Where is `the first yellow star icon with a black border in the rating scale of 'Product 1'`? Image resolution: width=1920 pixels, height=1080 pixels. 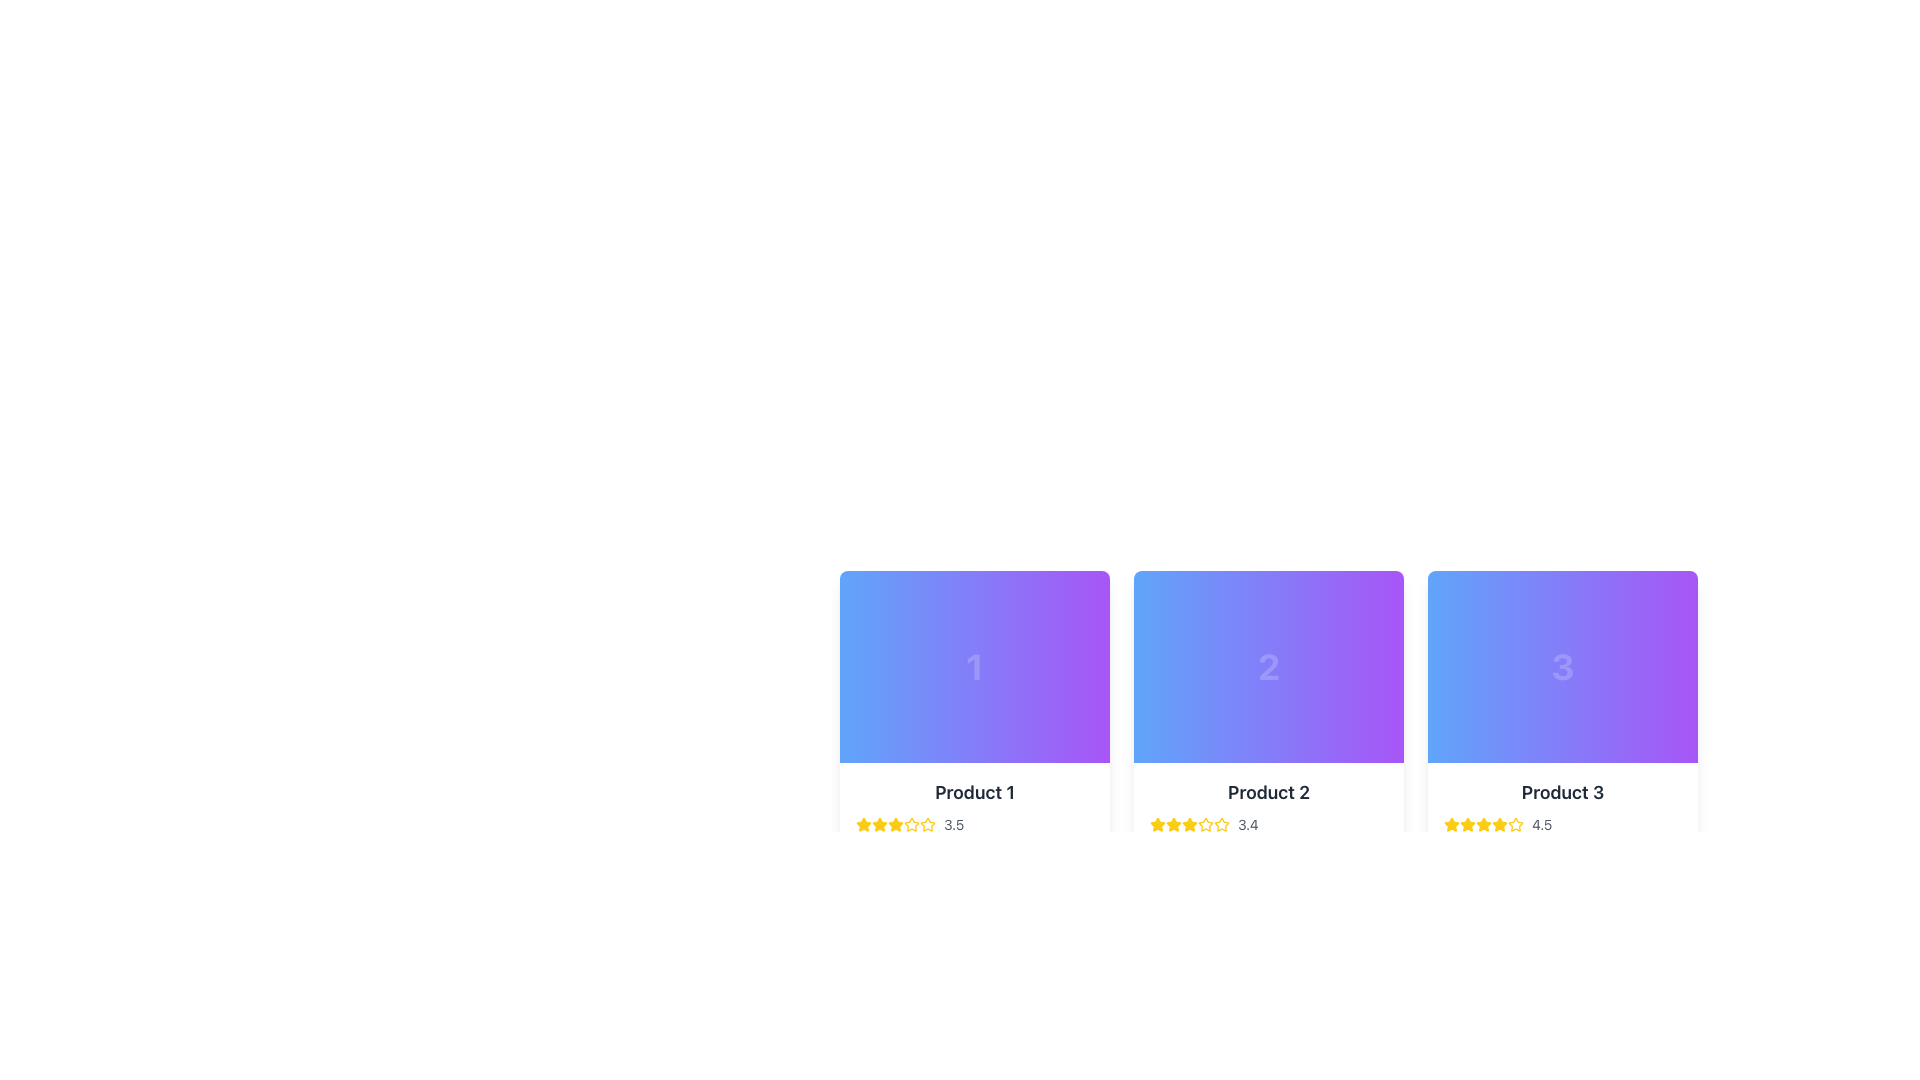 the first yellow star icon with a black border in the rating scale of 'Product 1' is located at coordinates (864, 825).